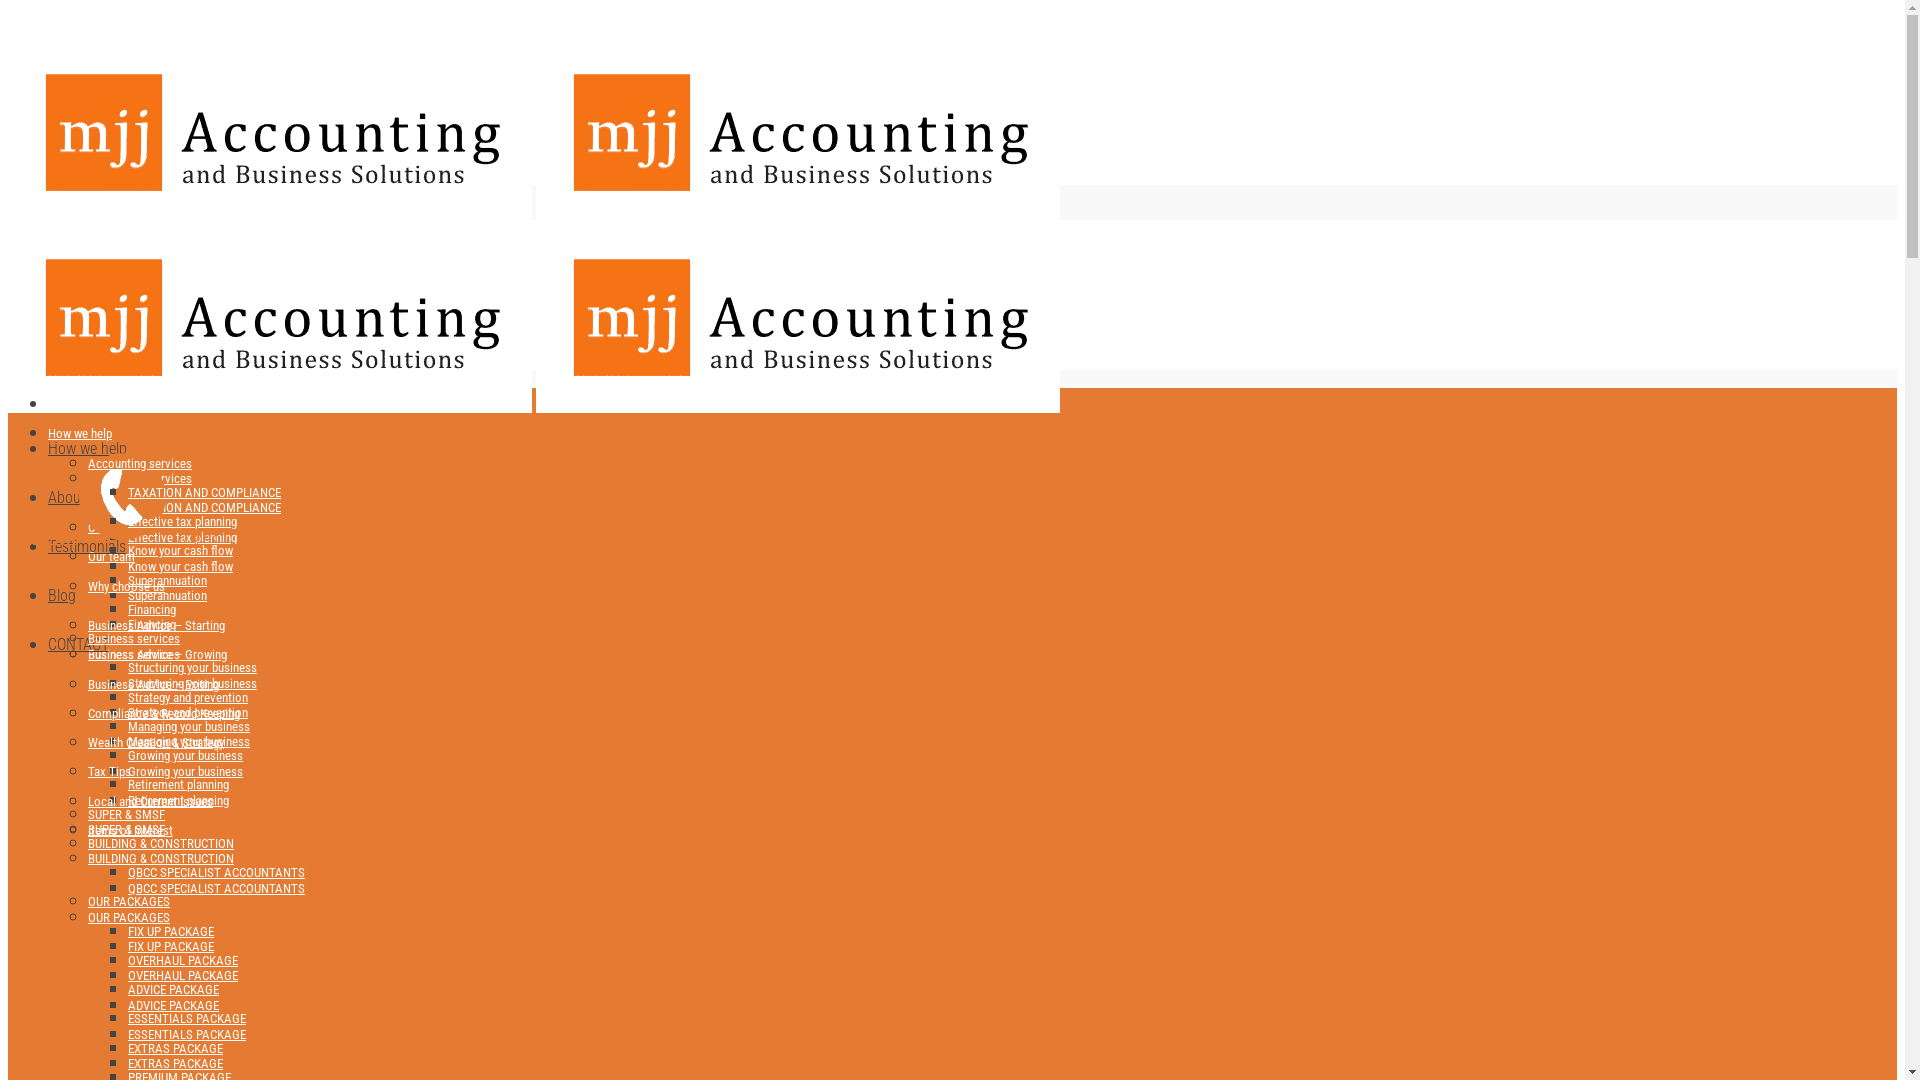  Describe the element at coordinates (216, 886) in the screenshot. I see `'QBCC SPECIALIST ACCOUNTANTS'` at that location.